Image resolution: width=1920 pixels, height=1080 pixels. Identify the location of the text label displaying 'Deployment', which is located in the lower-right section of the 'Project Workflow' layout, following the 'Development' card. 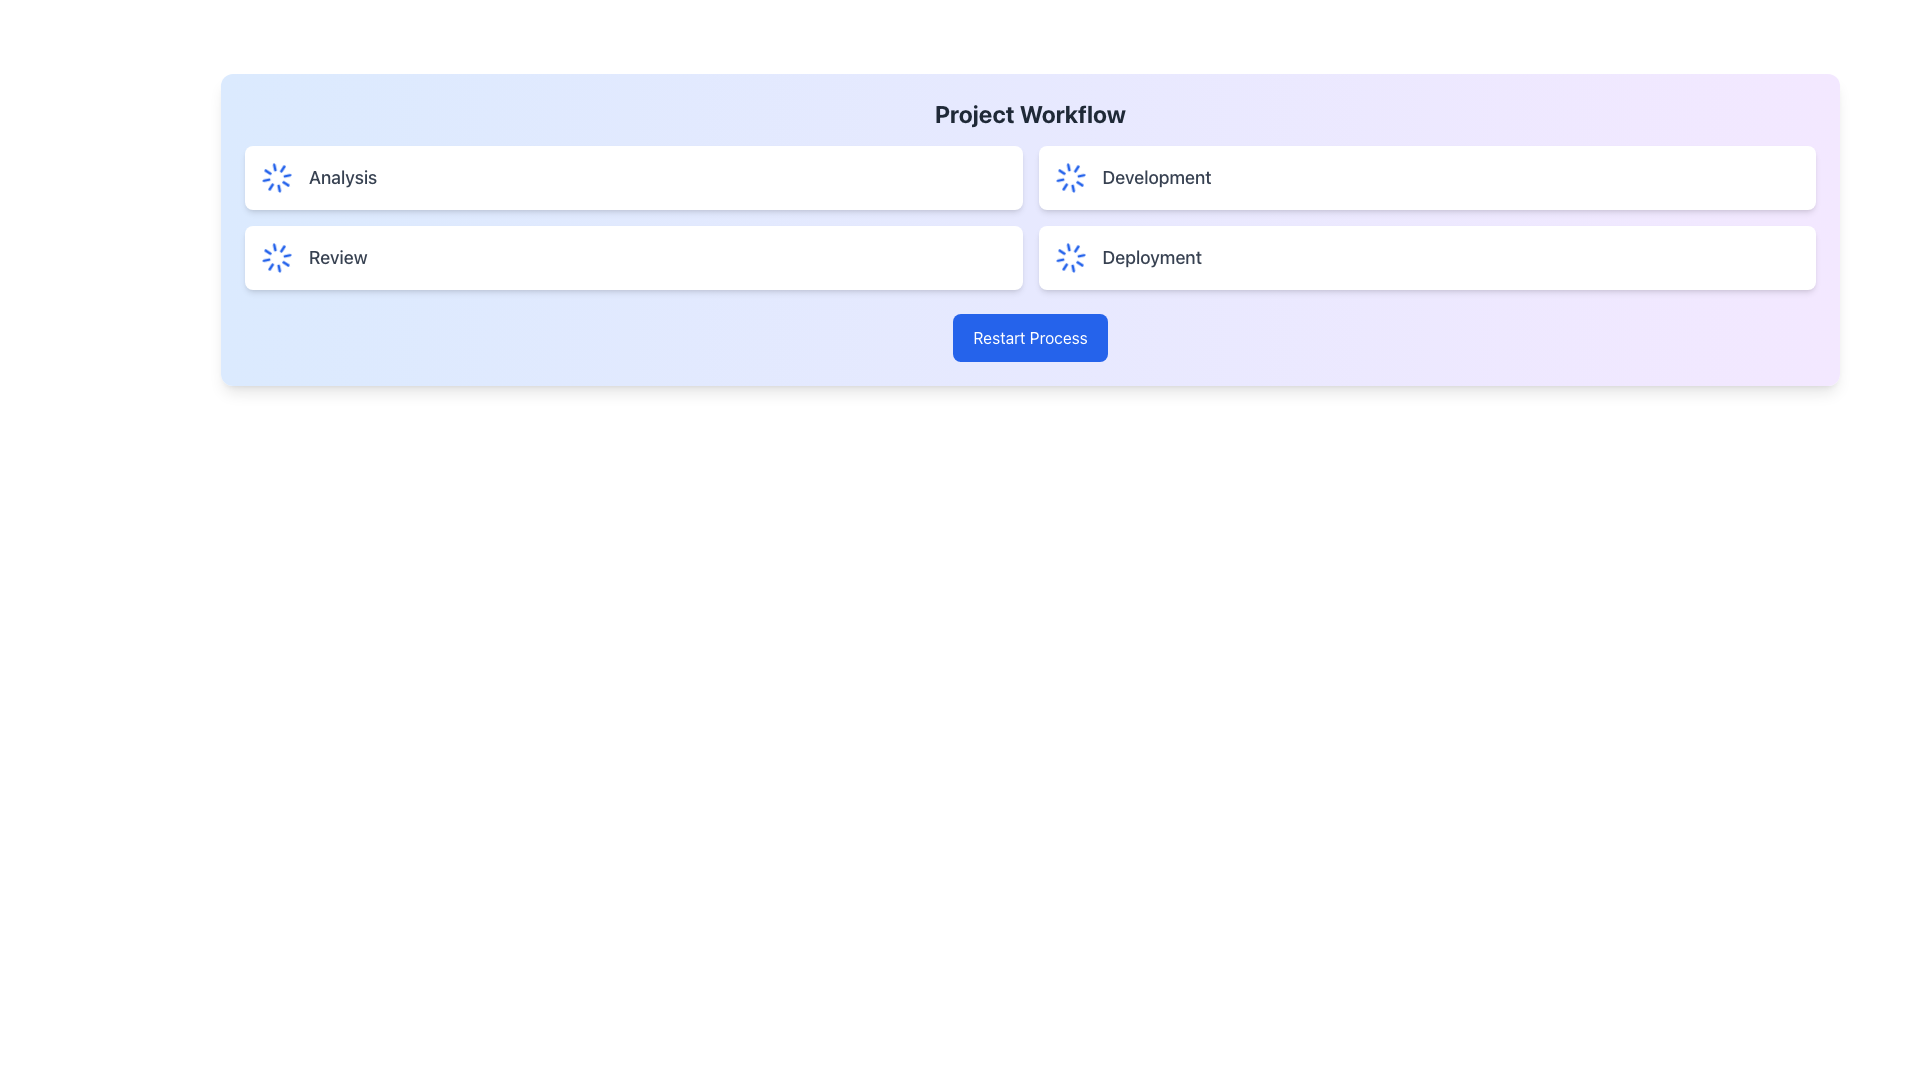
(1152, 257).